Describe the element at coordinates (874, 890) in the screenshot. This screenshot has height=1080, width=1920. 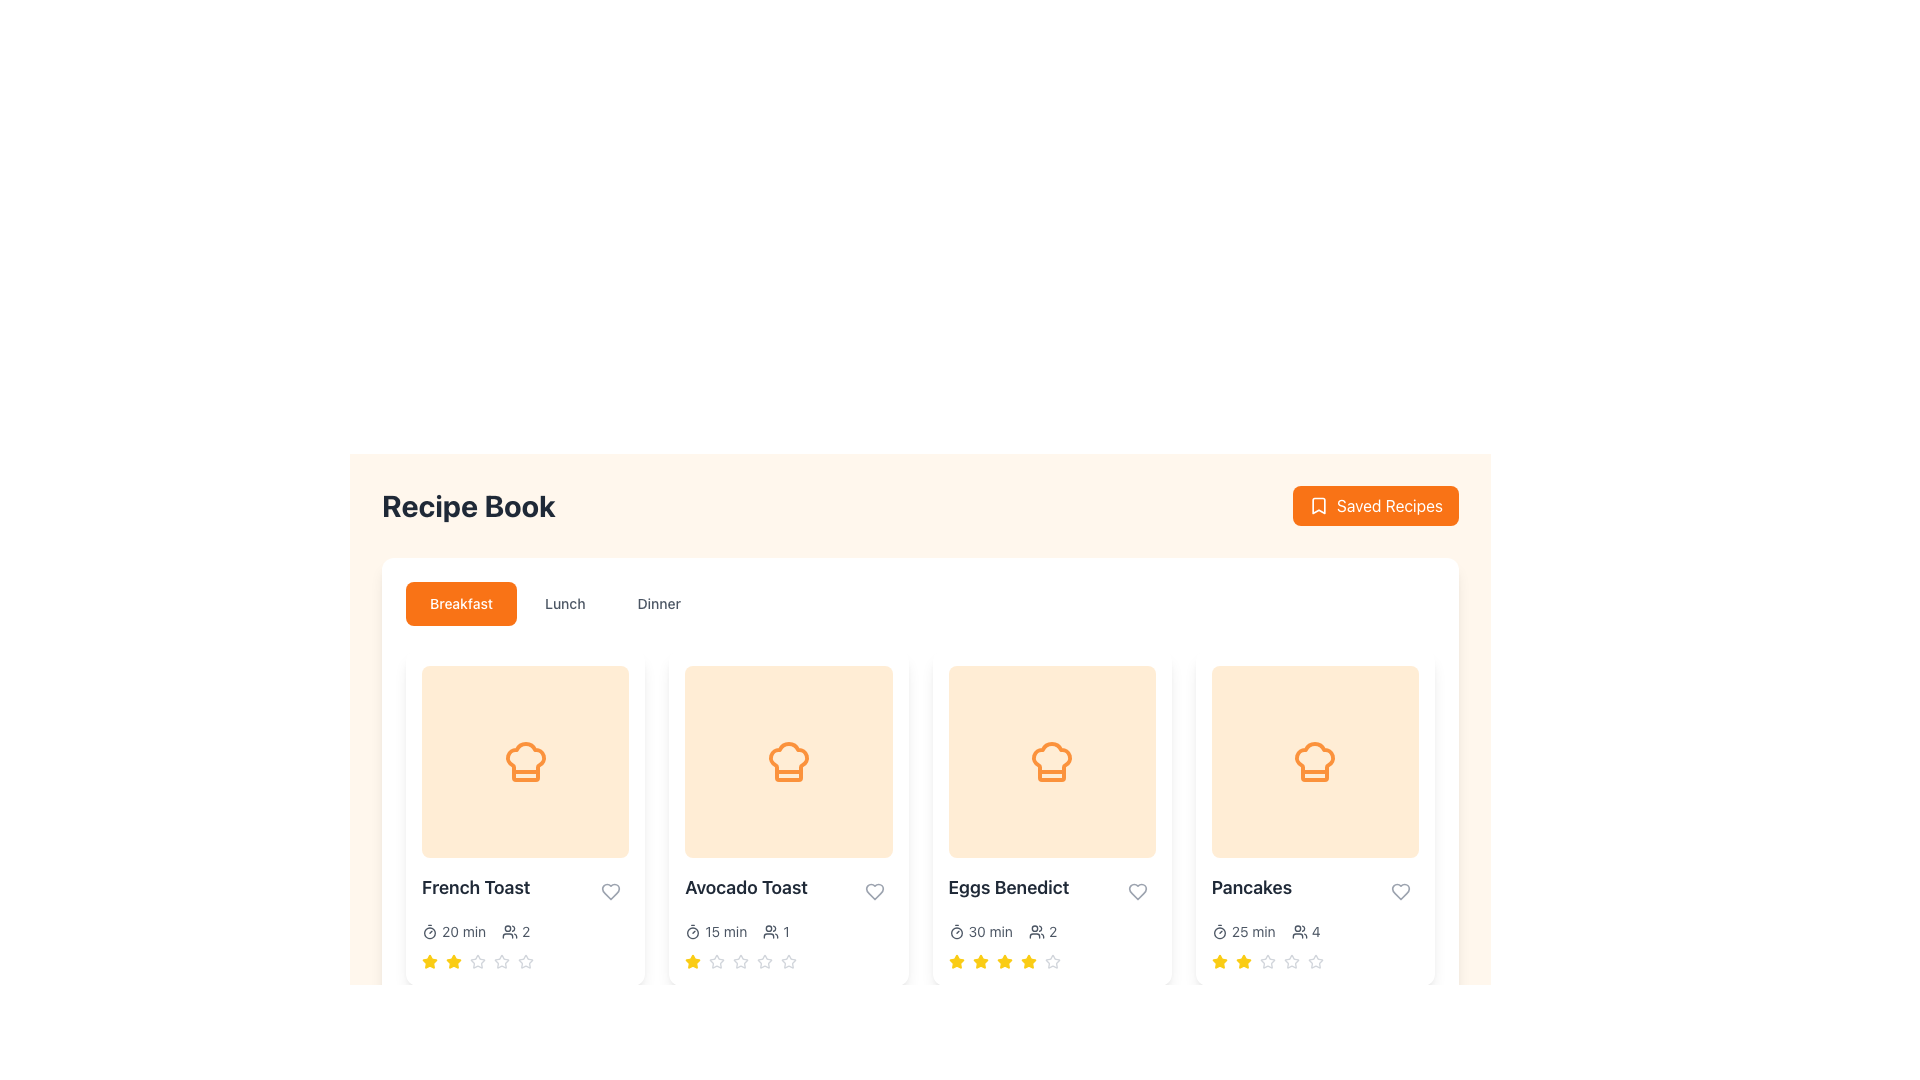
I see `the heart-shaped icon button filled with light gray color` at that location.